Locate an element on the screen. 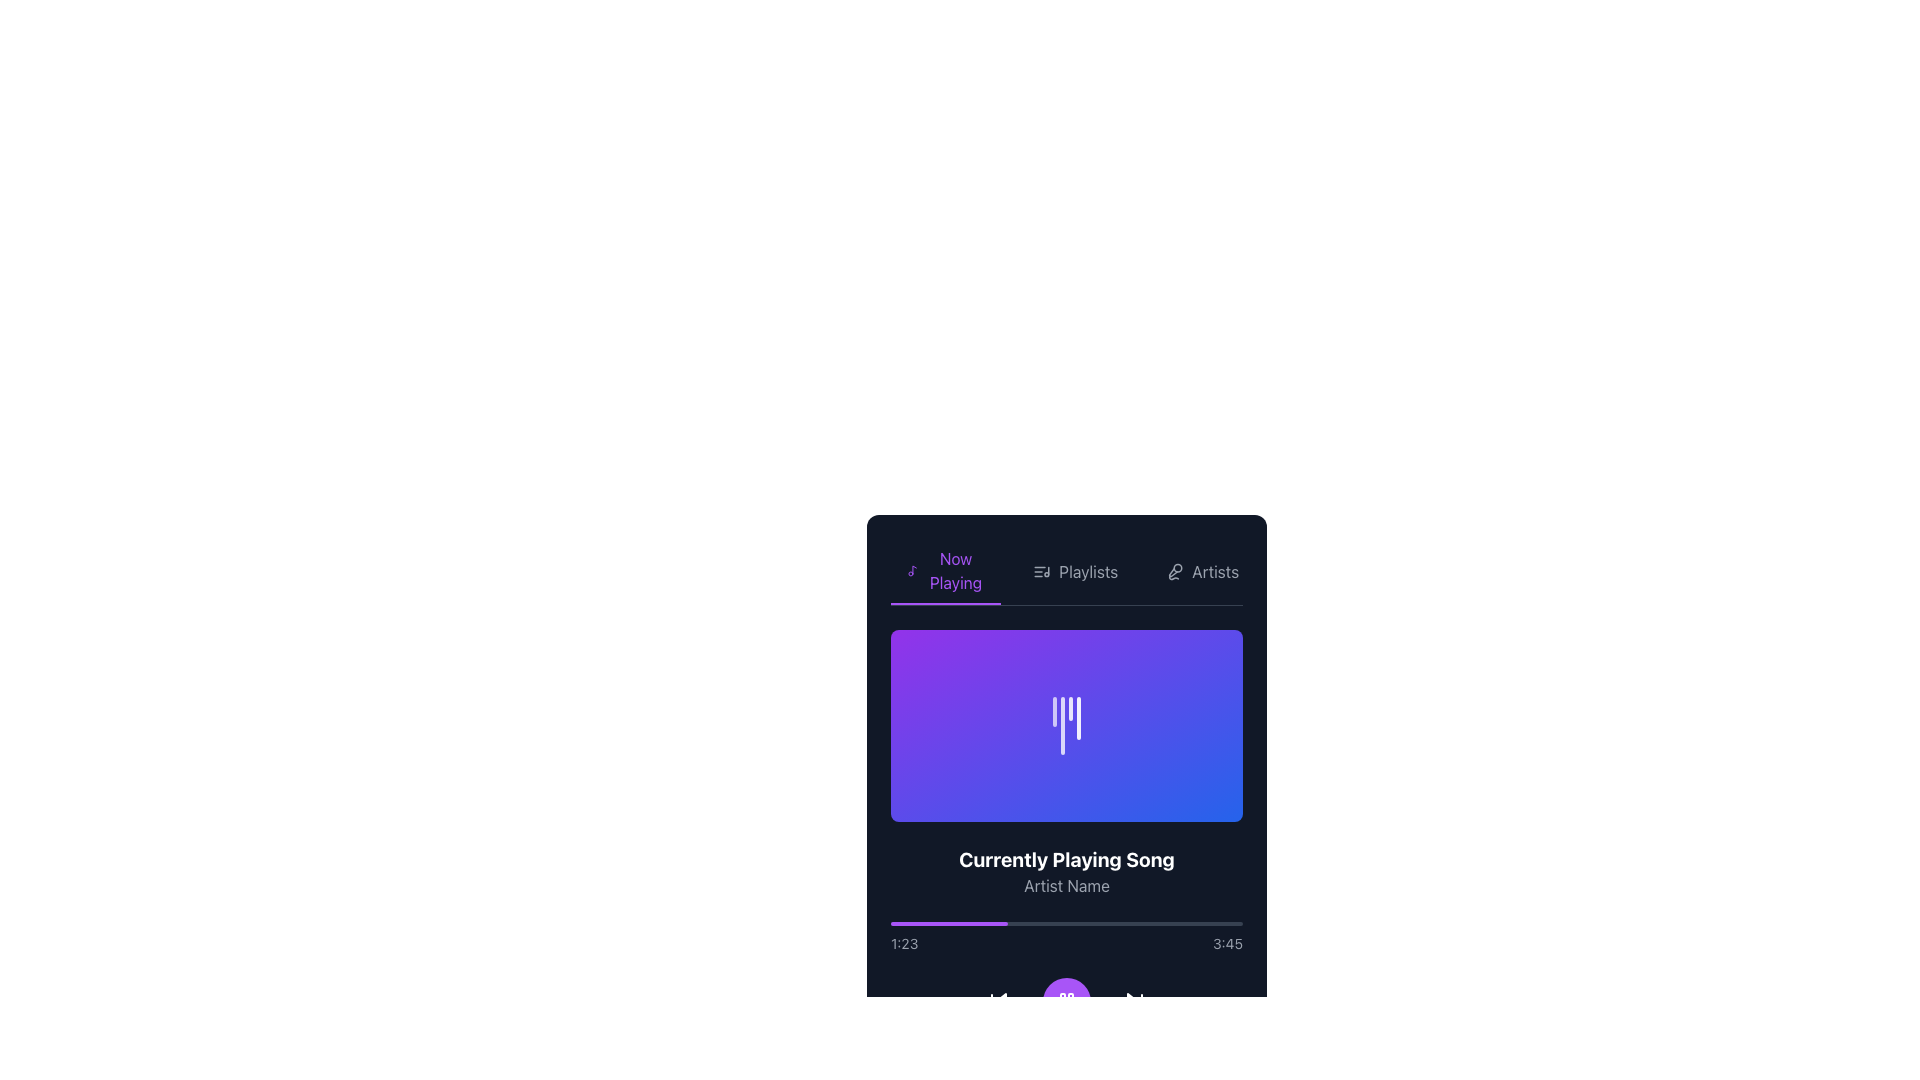 The width and height of the screenshot is (1920, 1080). the static text label displaying 'Currently Playing Song', which is bold and large-sized, positioned above the 'Artist Name' text in a dark background is located at coordinates (1065, 859).